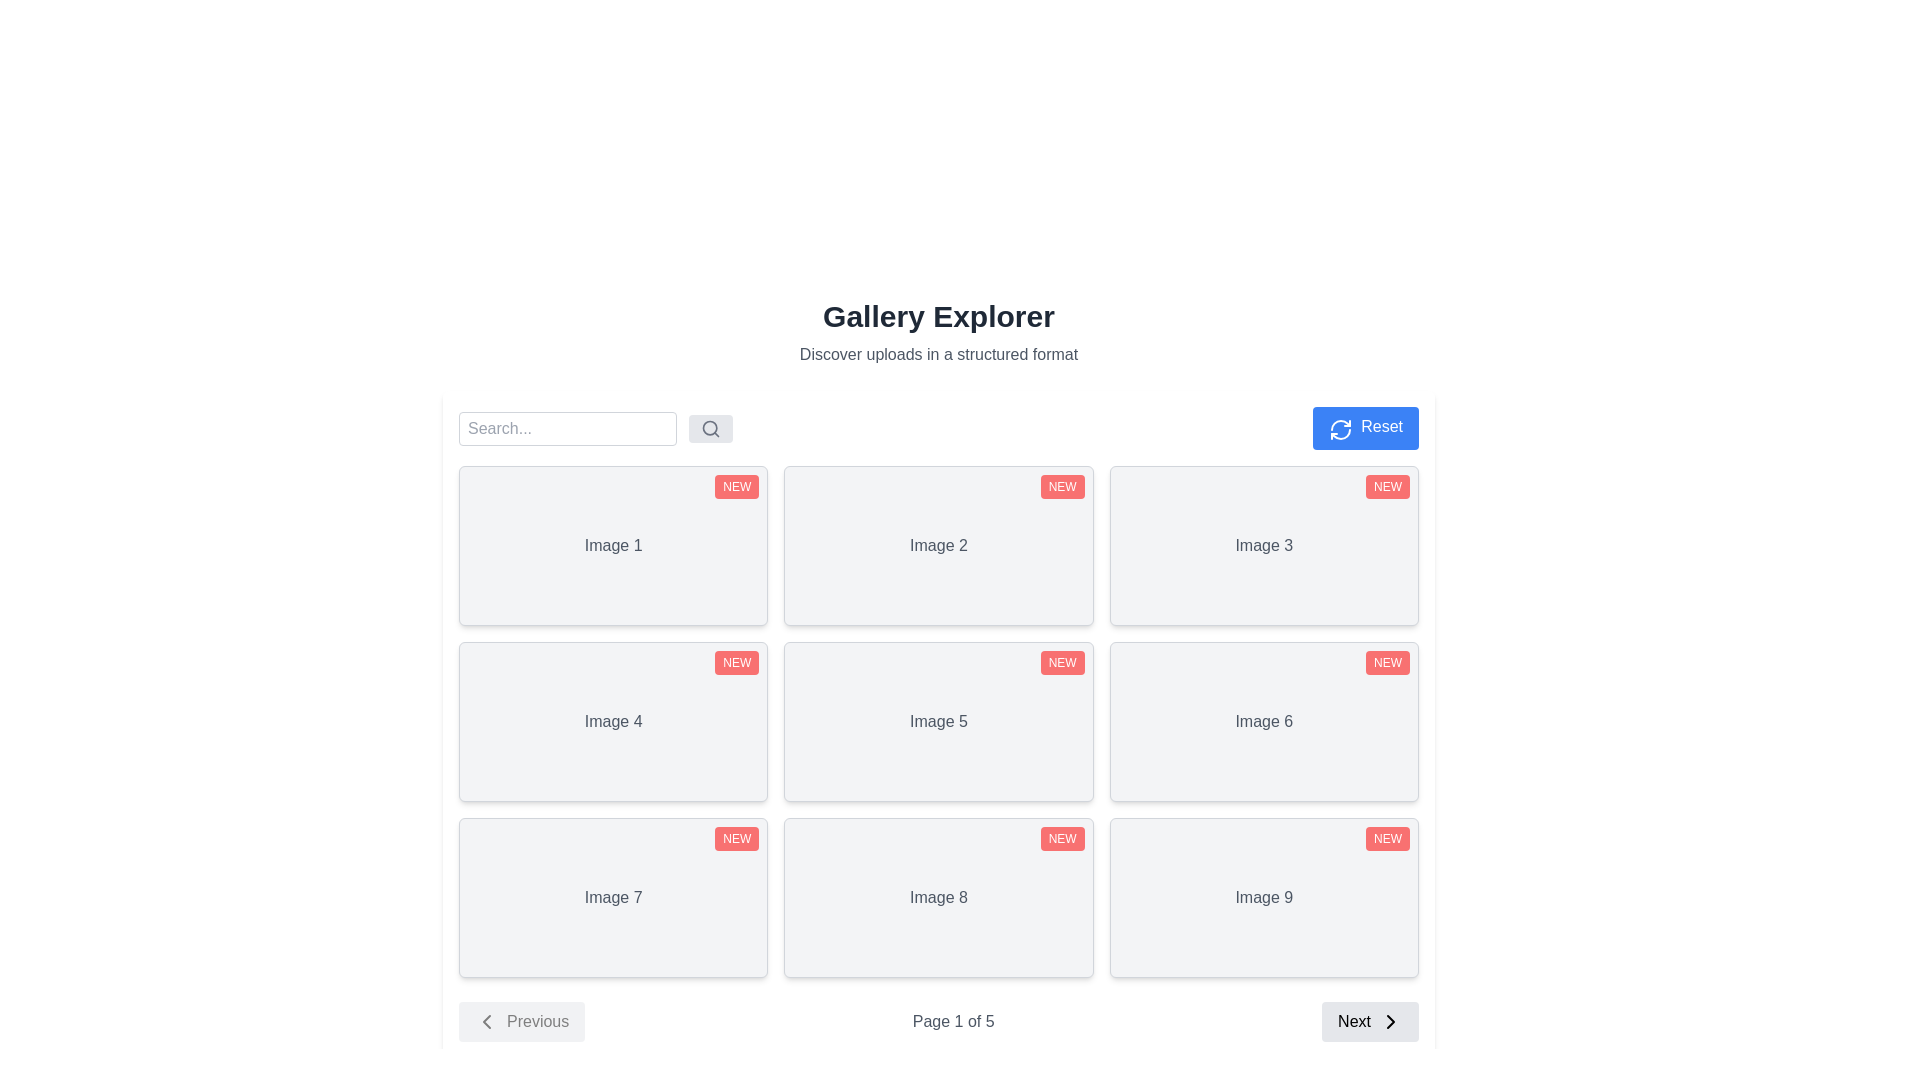 The width and height of the screenshot is (1920, 1080). What do you see at coordinates (1263, 546) in the screenshot?
I see `the Text label that displays 'Image 3', which is located in the third tile of the first row in a 3x3 grid layout in the gallery interface` at bounding box center [1263, 546].